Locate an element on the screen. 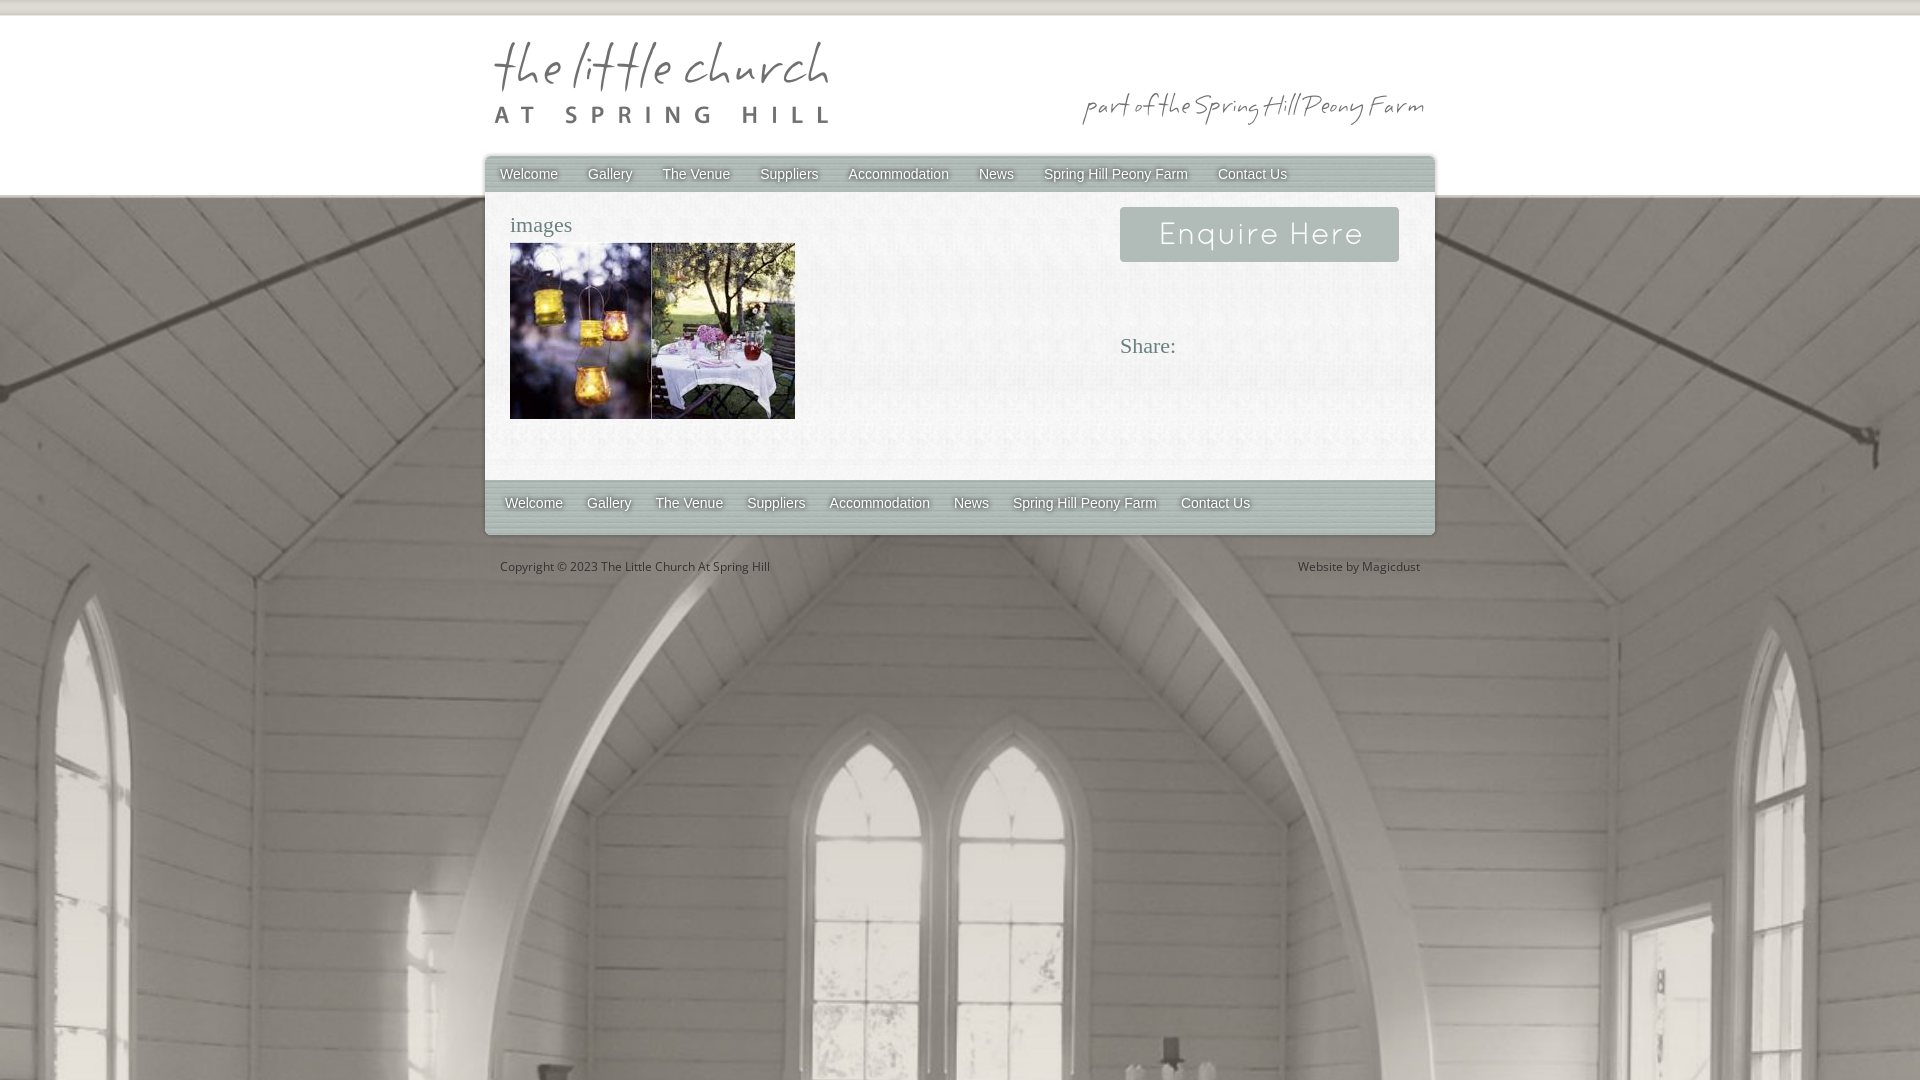  'Accommodation' is located at coordinates (834, 172).